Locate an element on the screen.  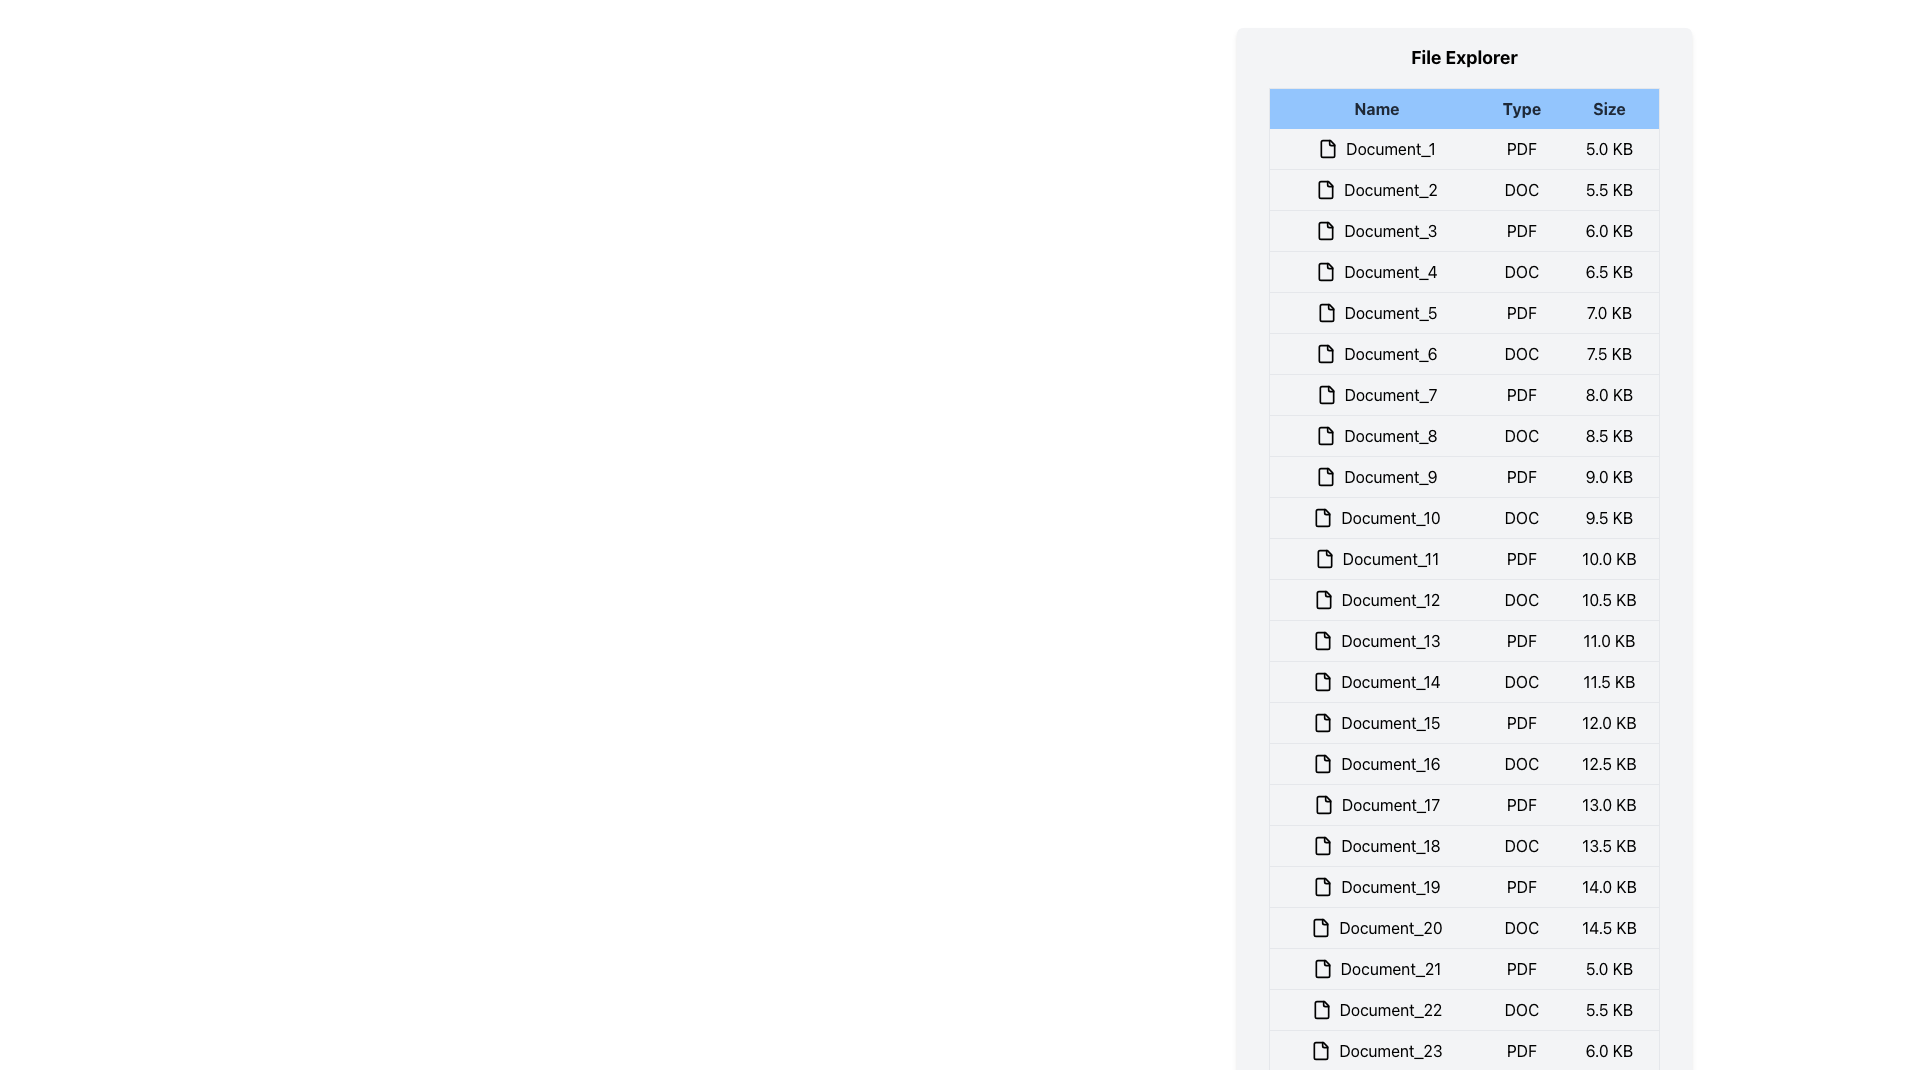
the visual marker icon representing the 'Document_20' item in the file list, located to the left of the text label 'Document_20' is located at coordinates (1321, 928).